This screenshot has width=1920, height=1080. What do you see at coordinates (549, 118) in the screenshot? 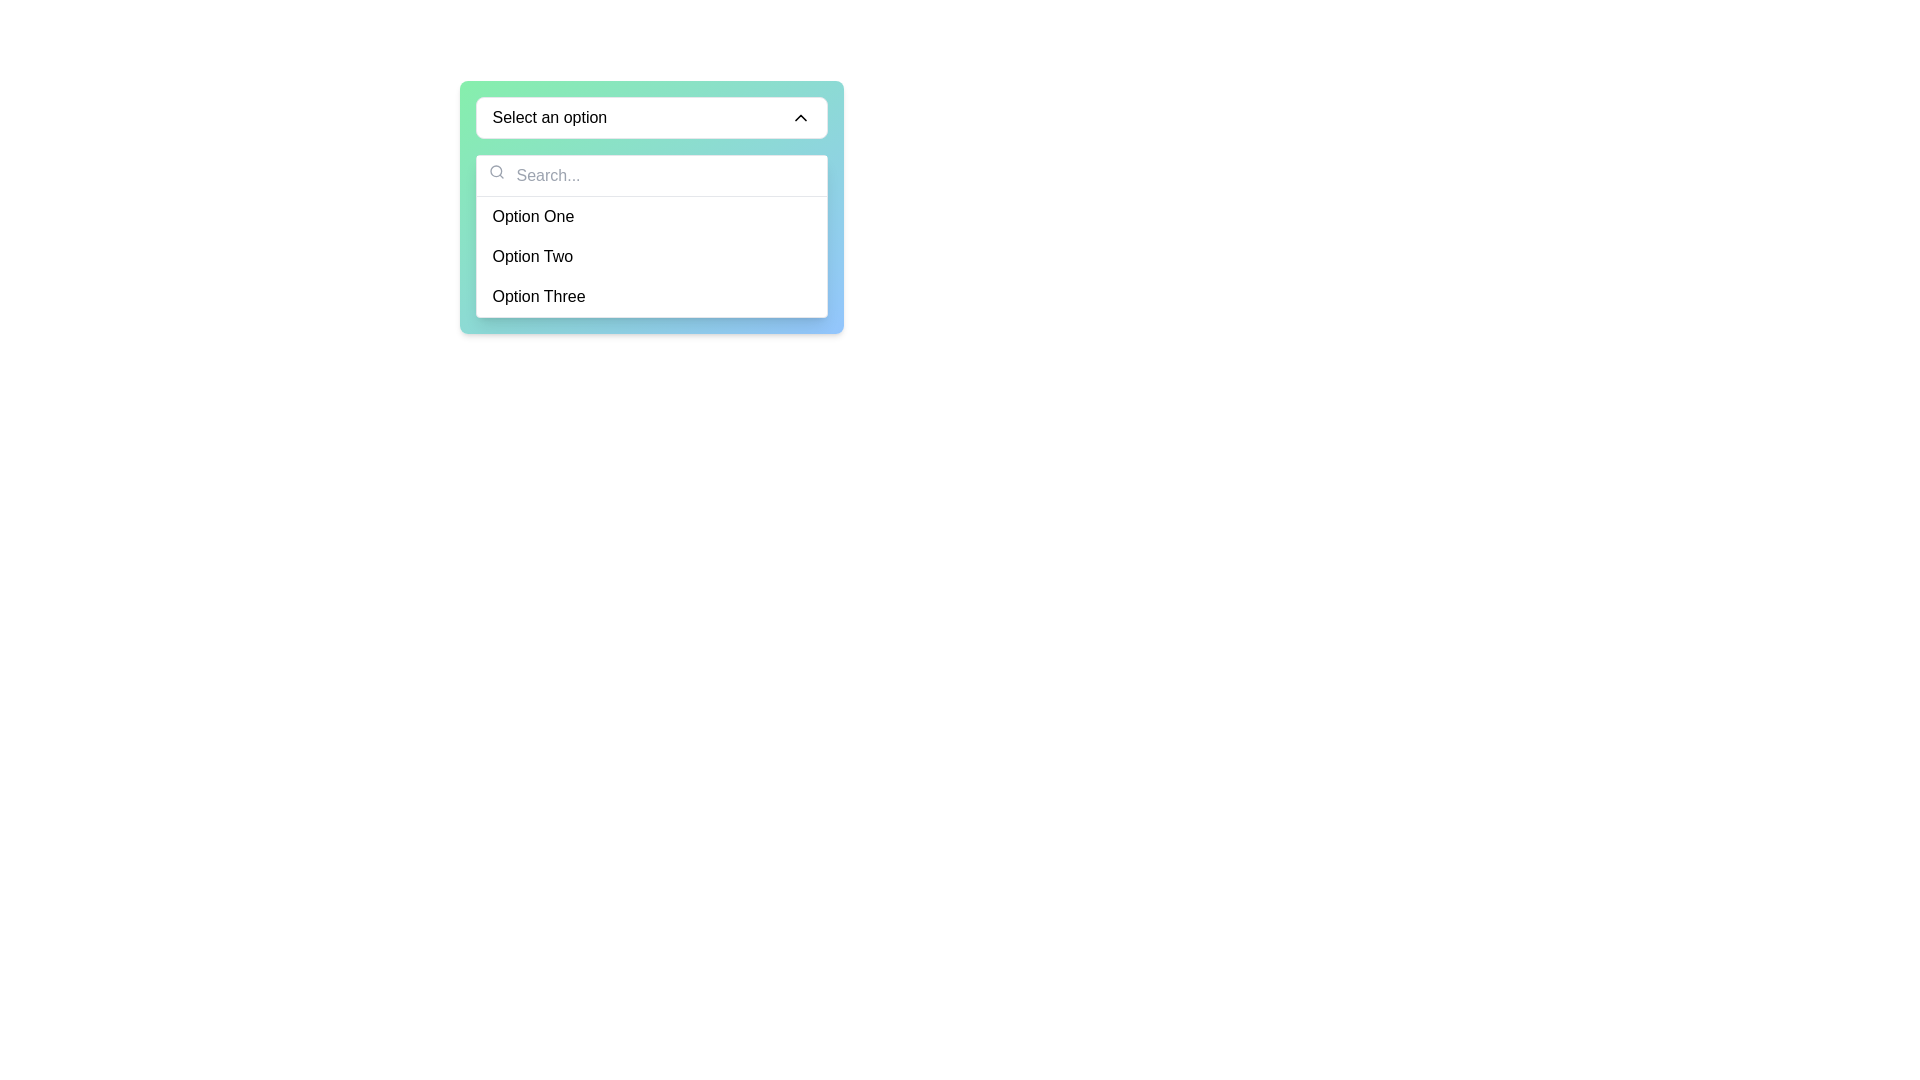
I see `the text label that indicates a required selection in the dropdown component, located in the top section and adjacent to the chevron-down icon` at bounding box center [549, 118].